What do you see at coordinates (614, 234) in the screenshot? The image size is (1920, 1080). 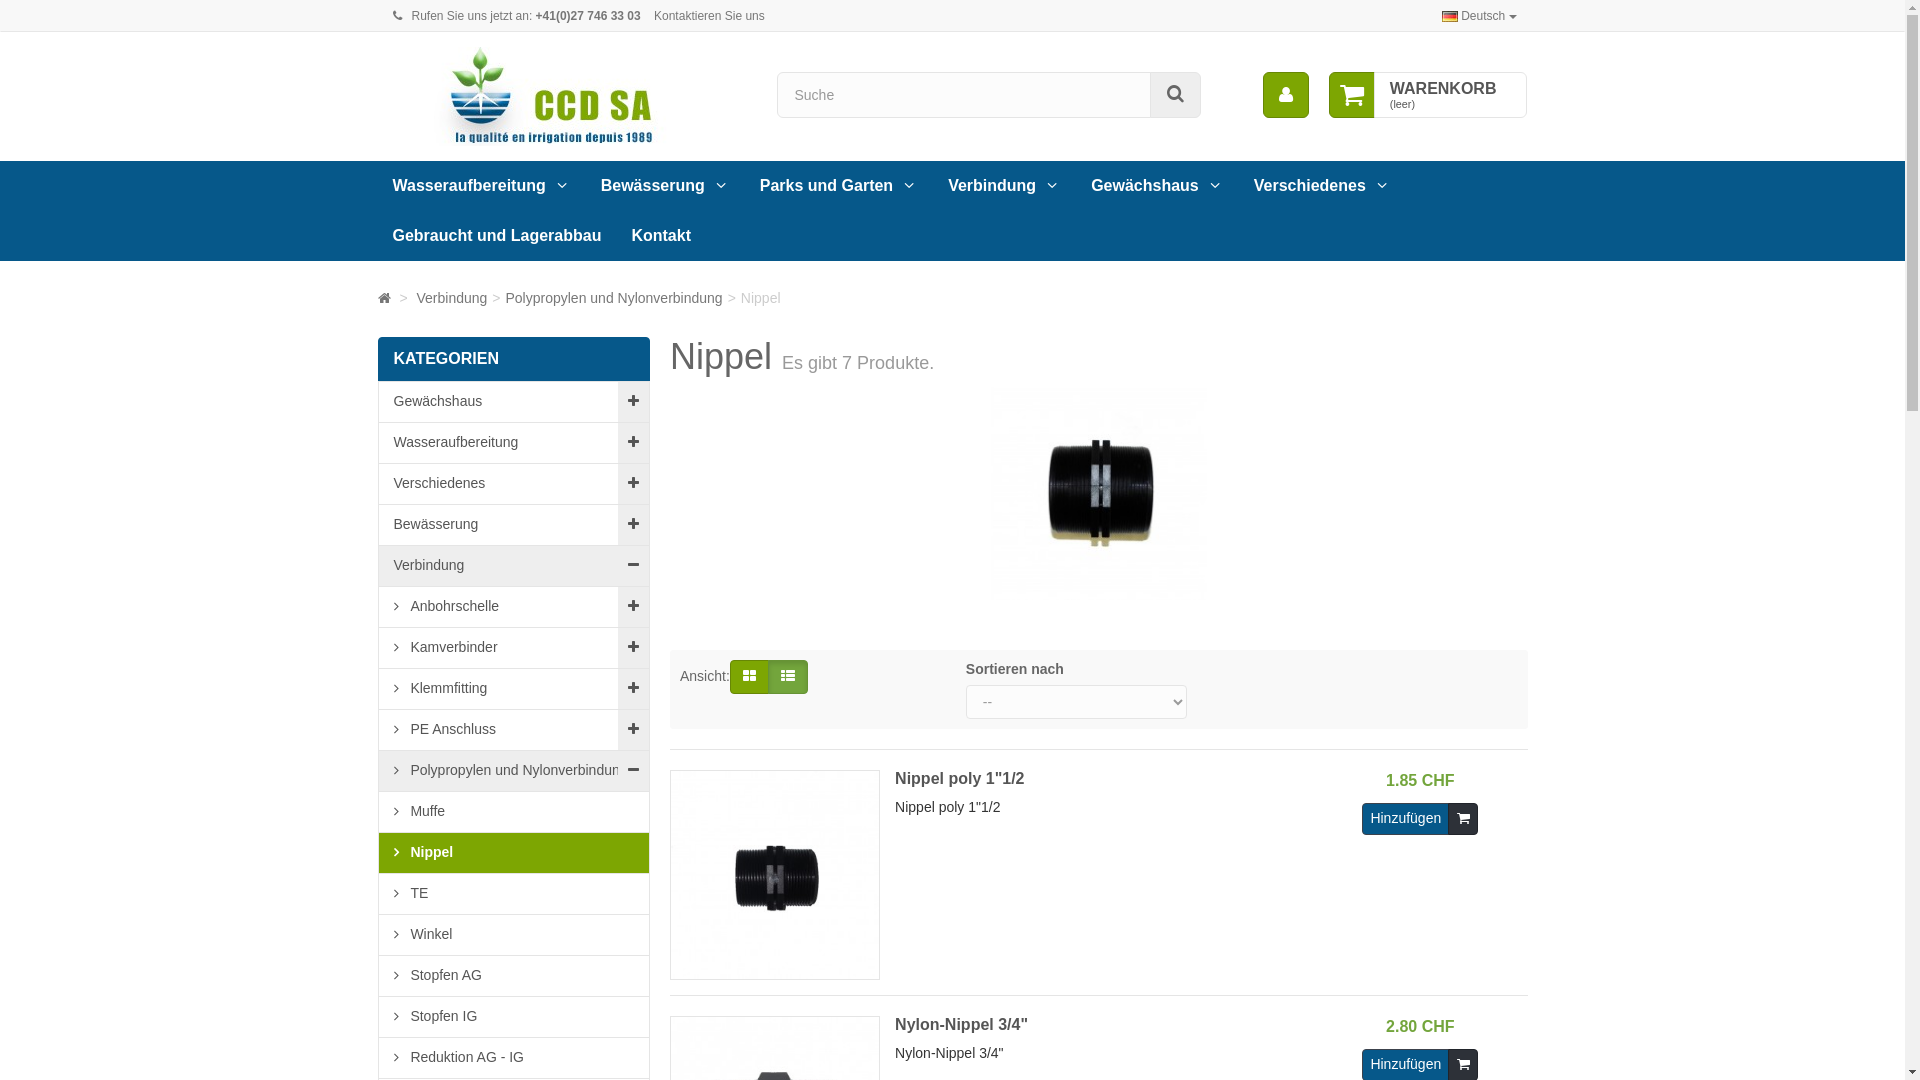 I see `'Kontakt'` at bounding box center [614, 234].